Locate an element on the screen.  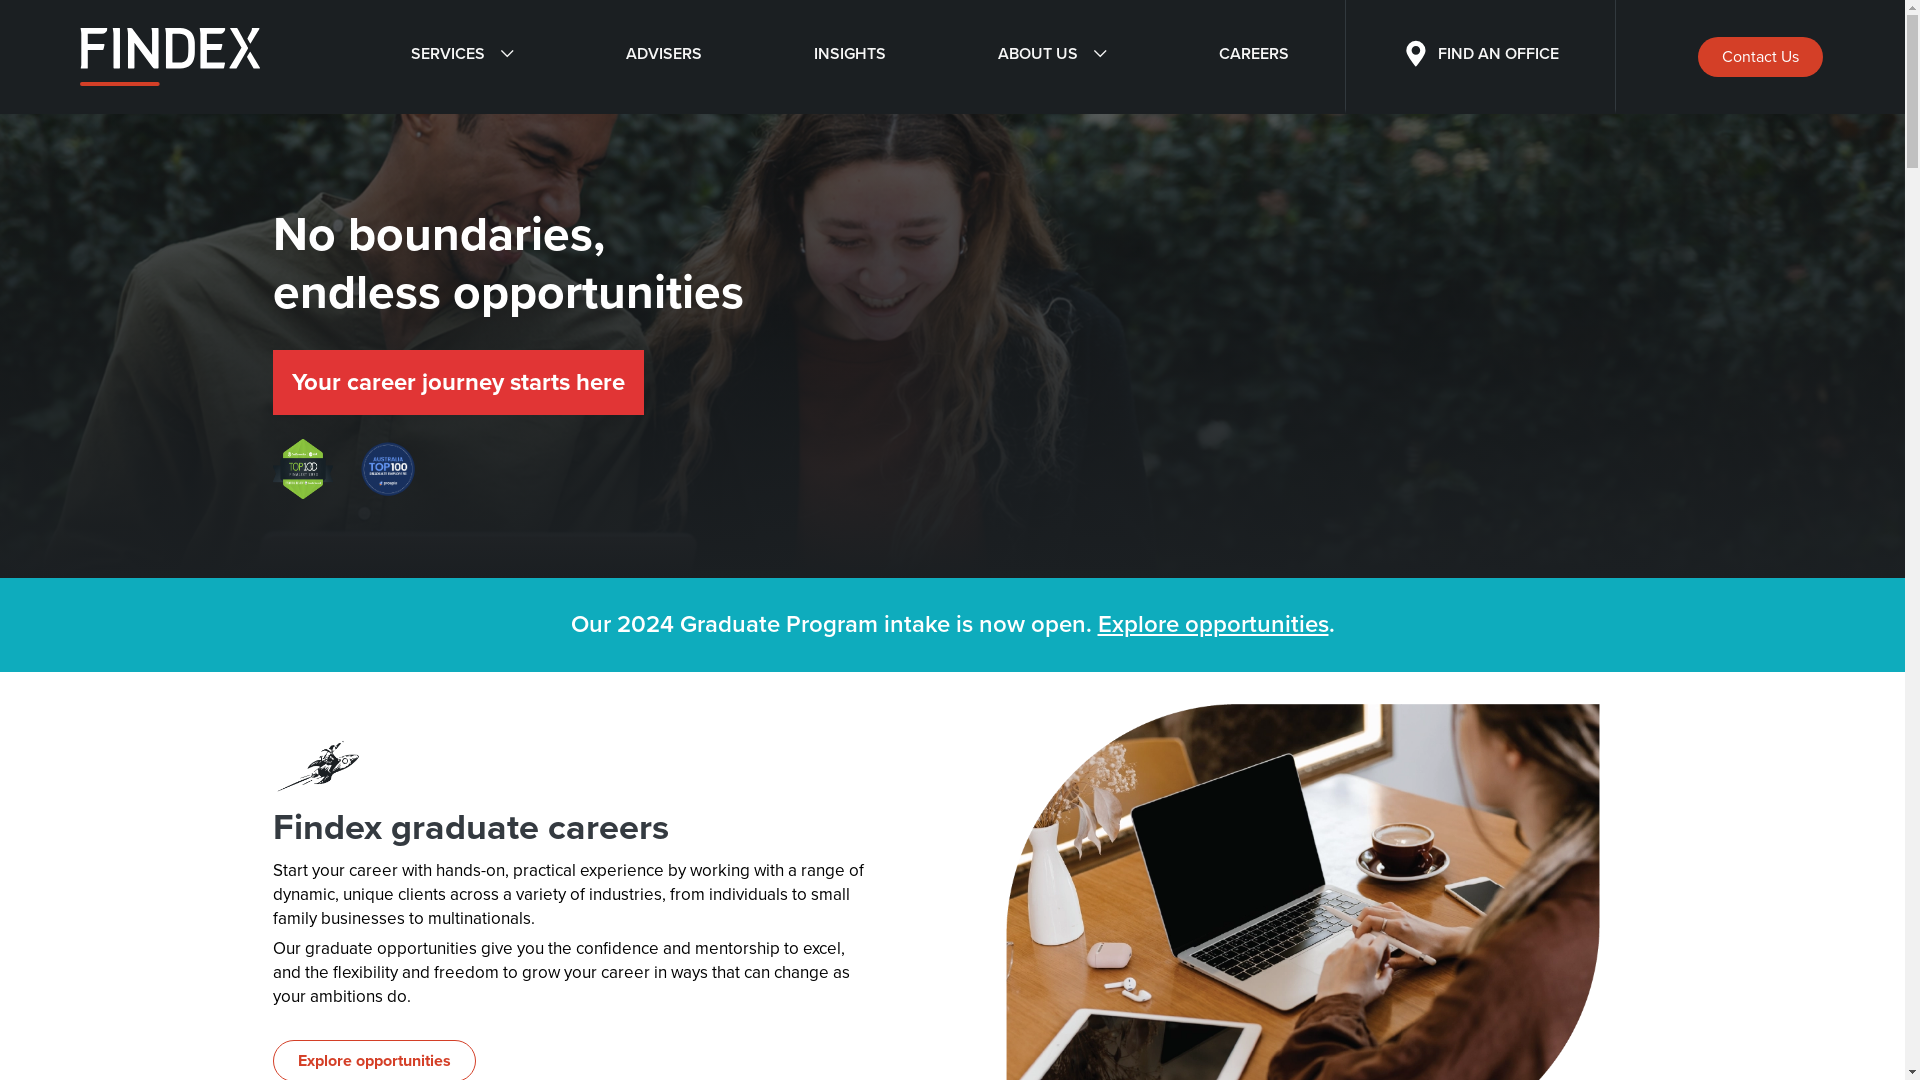
'ABOUT US' is located at coordinates (1050, 56).